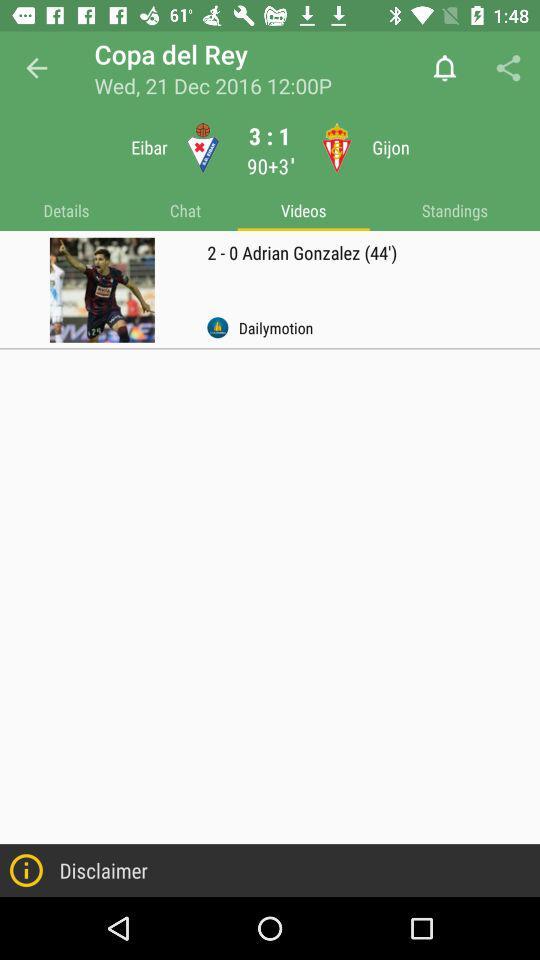 The height and width of the screenshot is (960, 540). I want to click on the logo which is after eibar, so click(202, 147).